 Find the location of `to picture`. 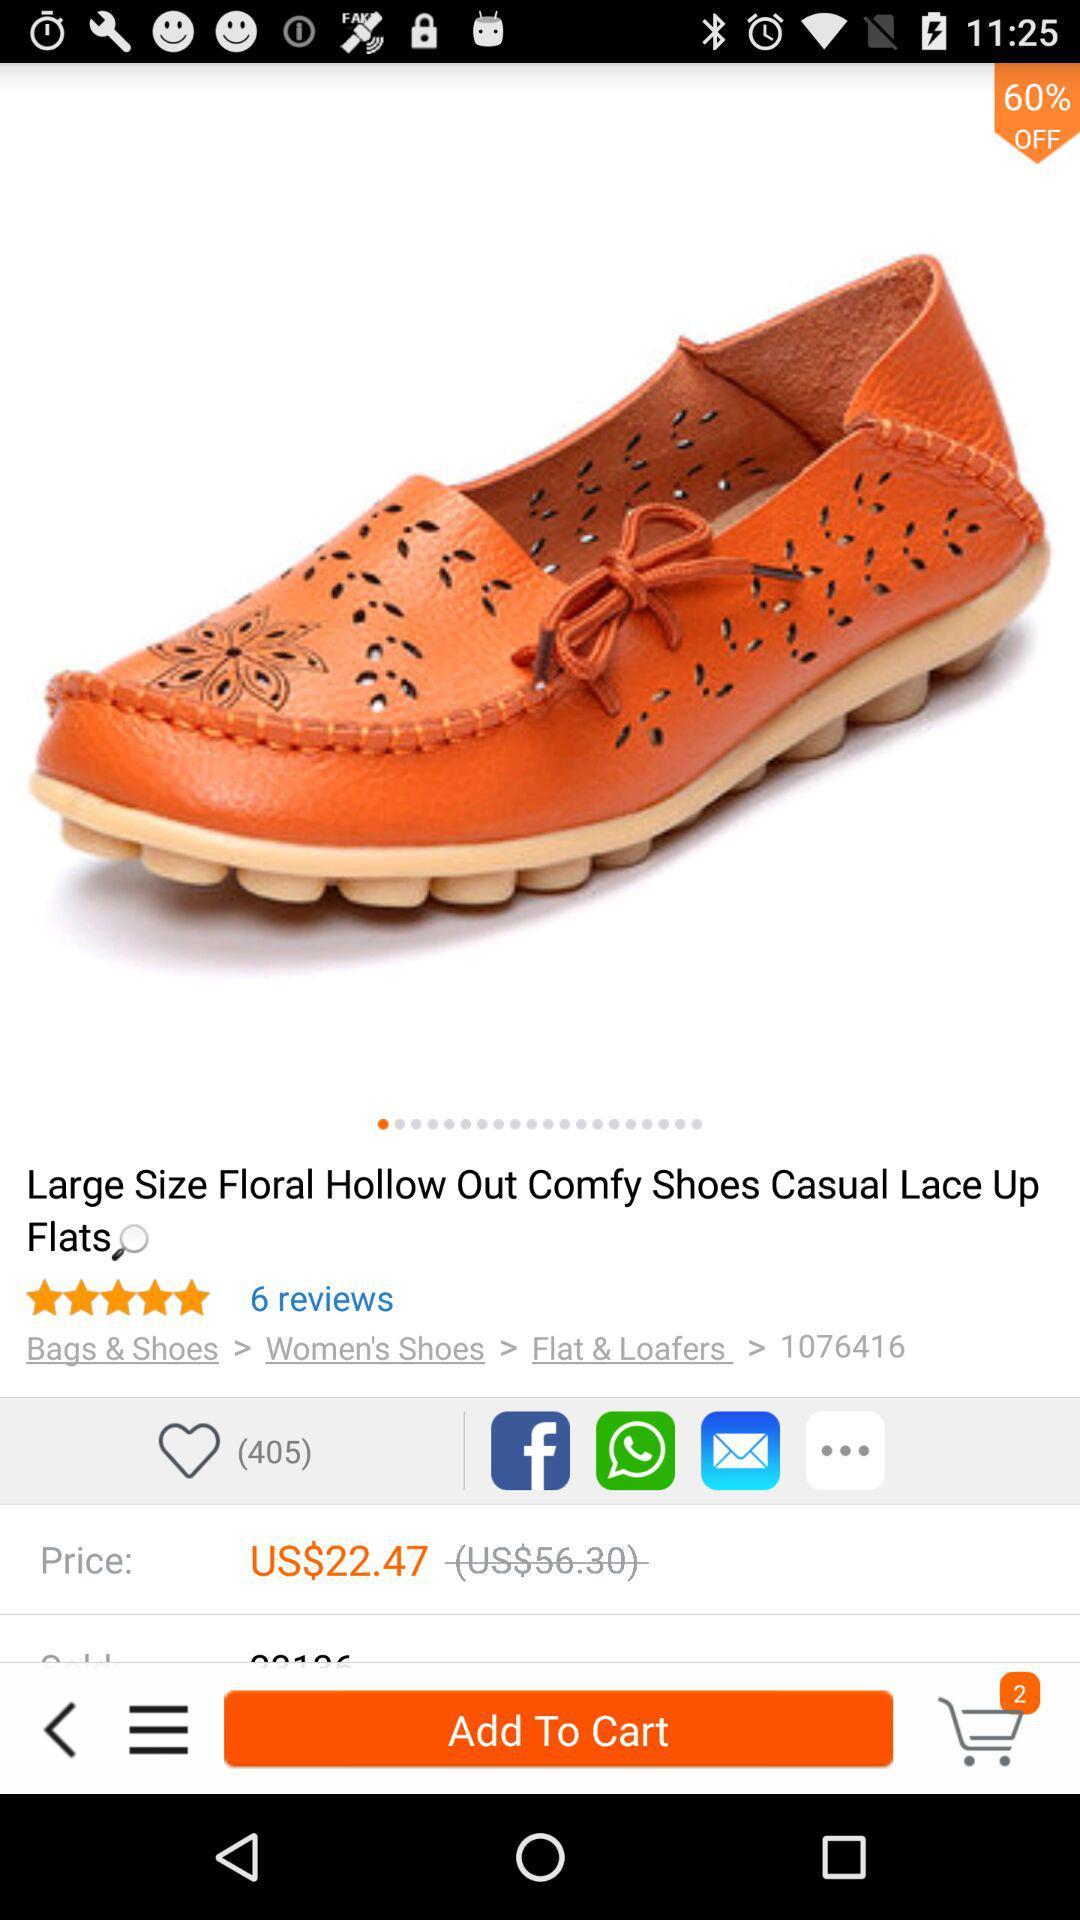

to picture is located at coordinates (663, 1124).